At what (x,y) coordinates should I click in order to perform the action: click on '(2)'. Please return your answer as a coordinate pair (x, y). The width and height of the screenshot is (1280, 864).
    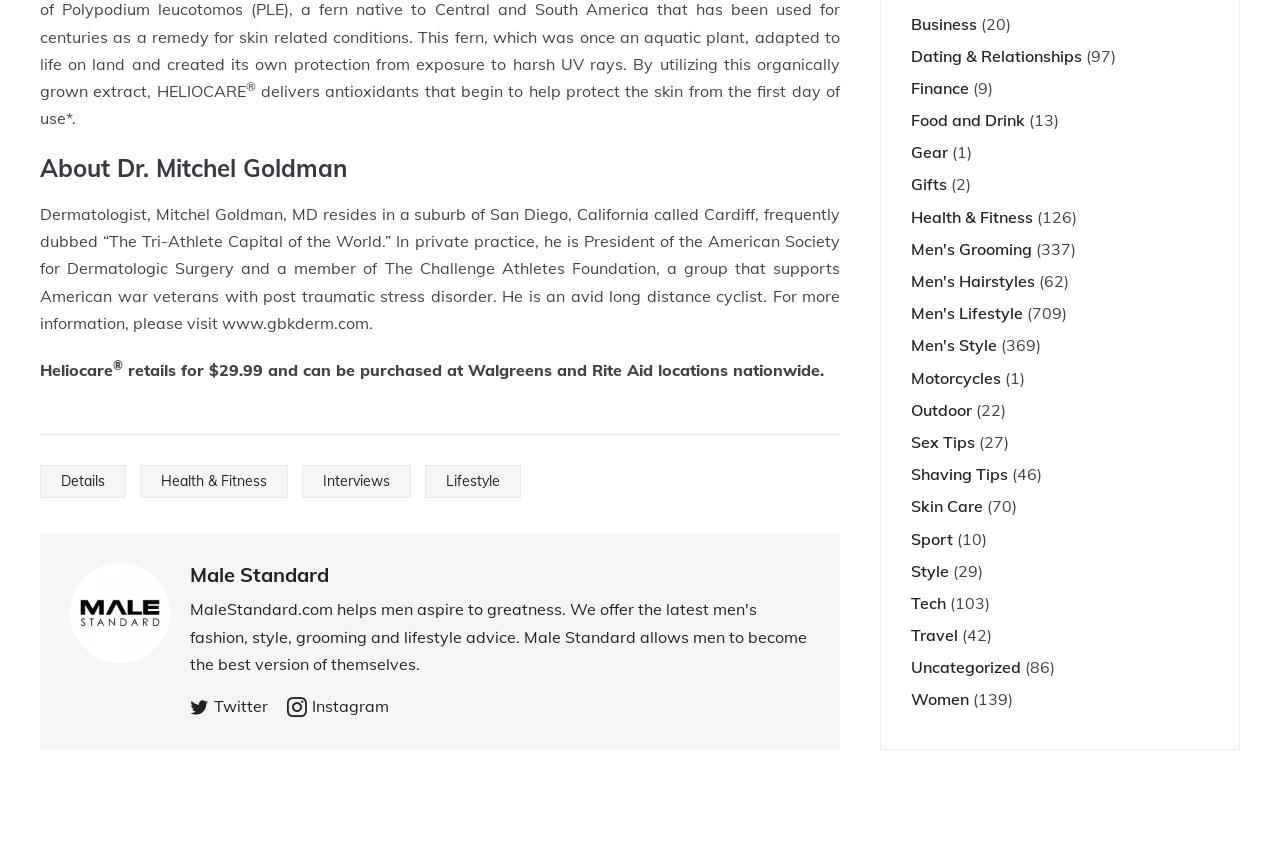
    Looking at the image, I should click on (957, 183).